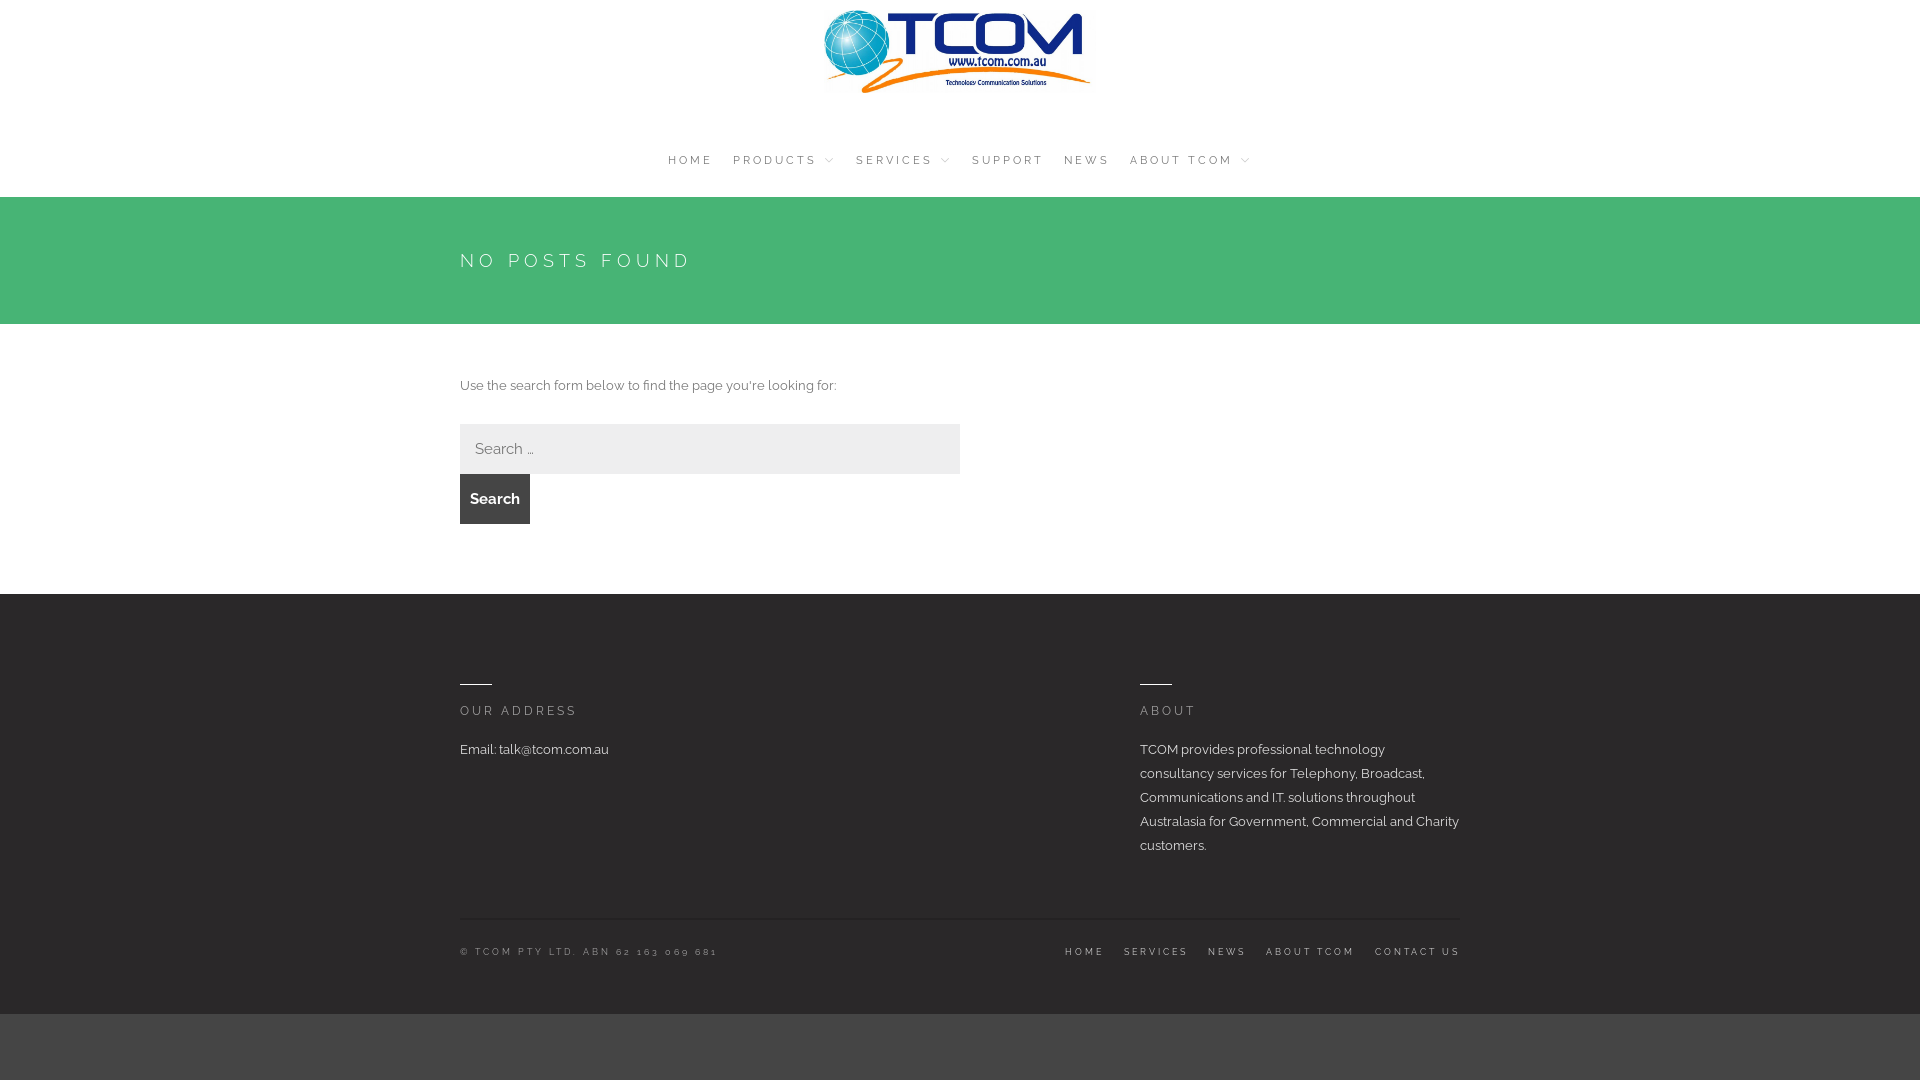 The image size is (1920, 1080). I want to click on 'ABOUT TCOM', so click(1310, 951).